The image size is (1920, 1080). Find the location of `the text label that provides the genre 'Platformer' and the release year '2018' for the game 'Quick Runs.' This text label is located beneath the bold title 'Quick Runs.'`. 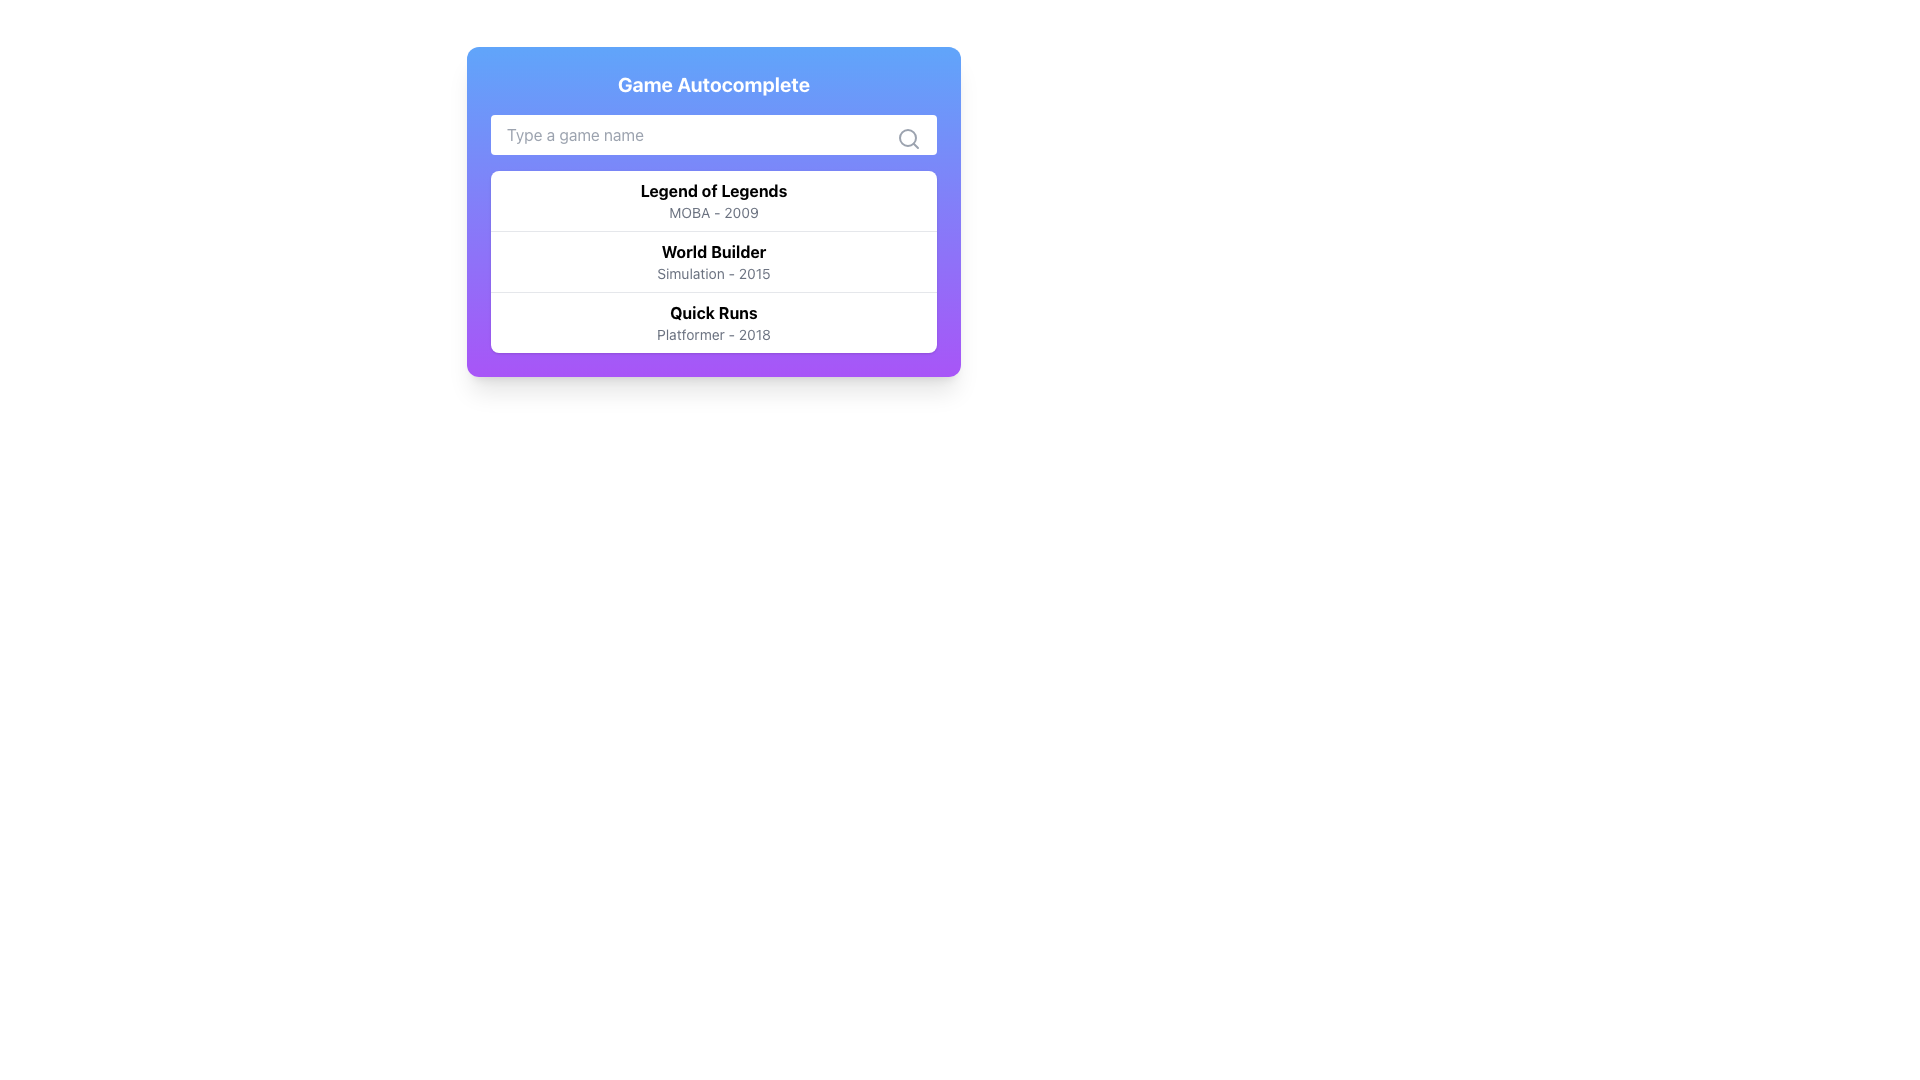

the text label that provides the genre 'Platformer' and the release year '2018' for the game 'Quick Runs.' This text label is located beneath the bold title 'Quick Runs.' is located at coordinates (714, 334).